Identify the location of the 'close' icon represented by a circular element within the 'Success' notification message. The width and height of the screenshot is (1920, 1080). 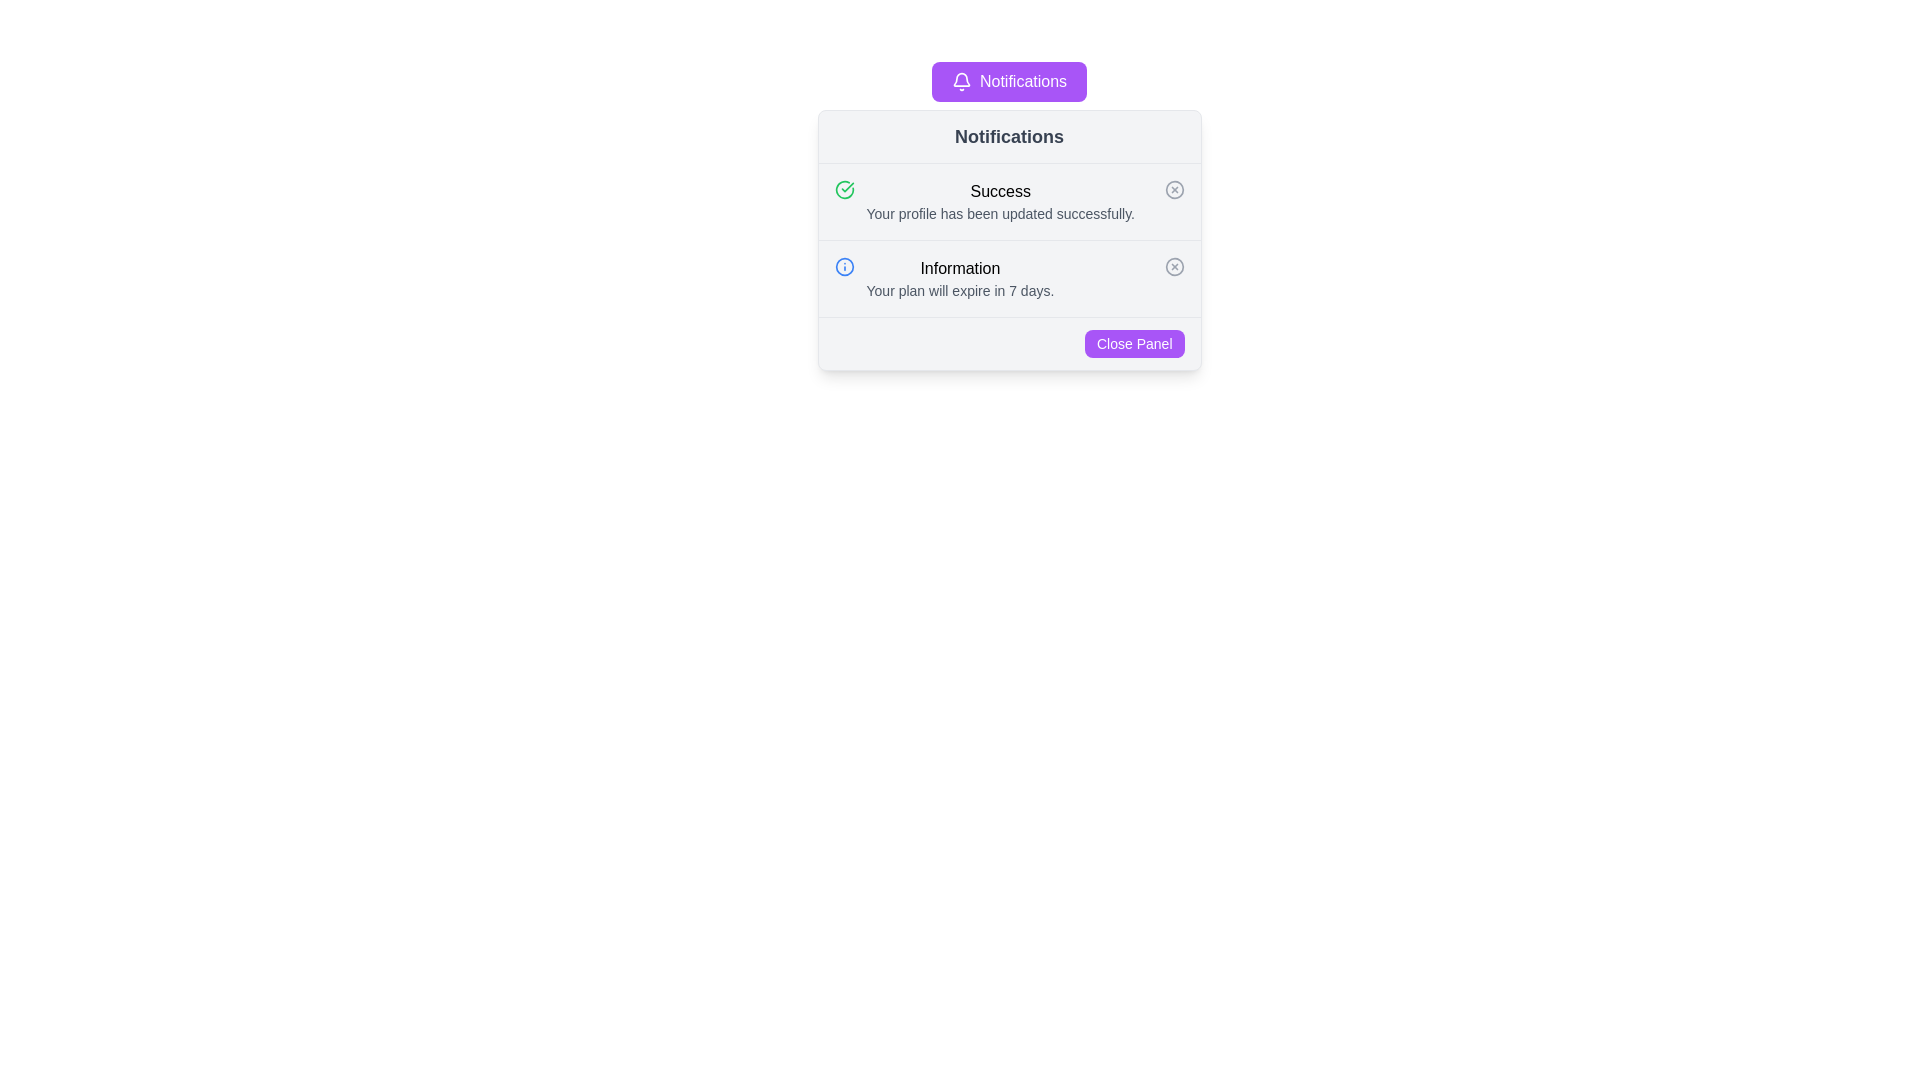
(1174, 189).